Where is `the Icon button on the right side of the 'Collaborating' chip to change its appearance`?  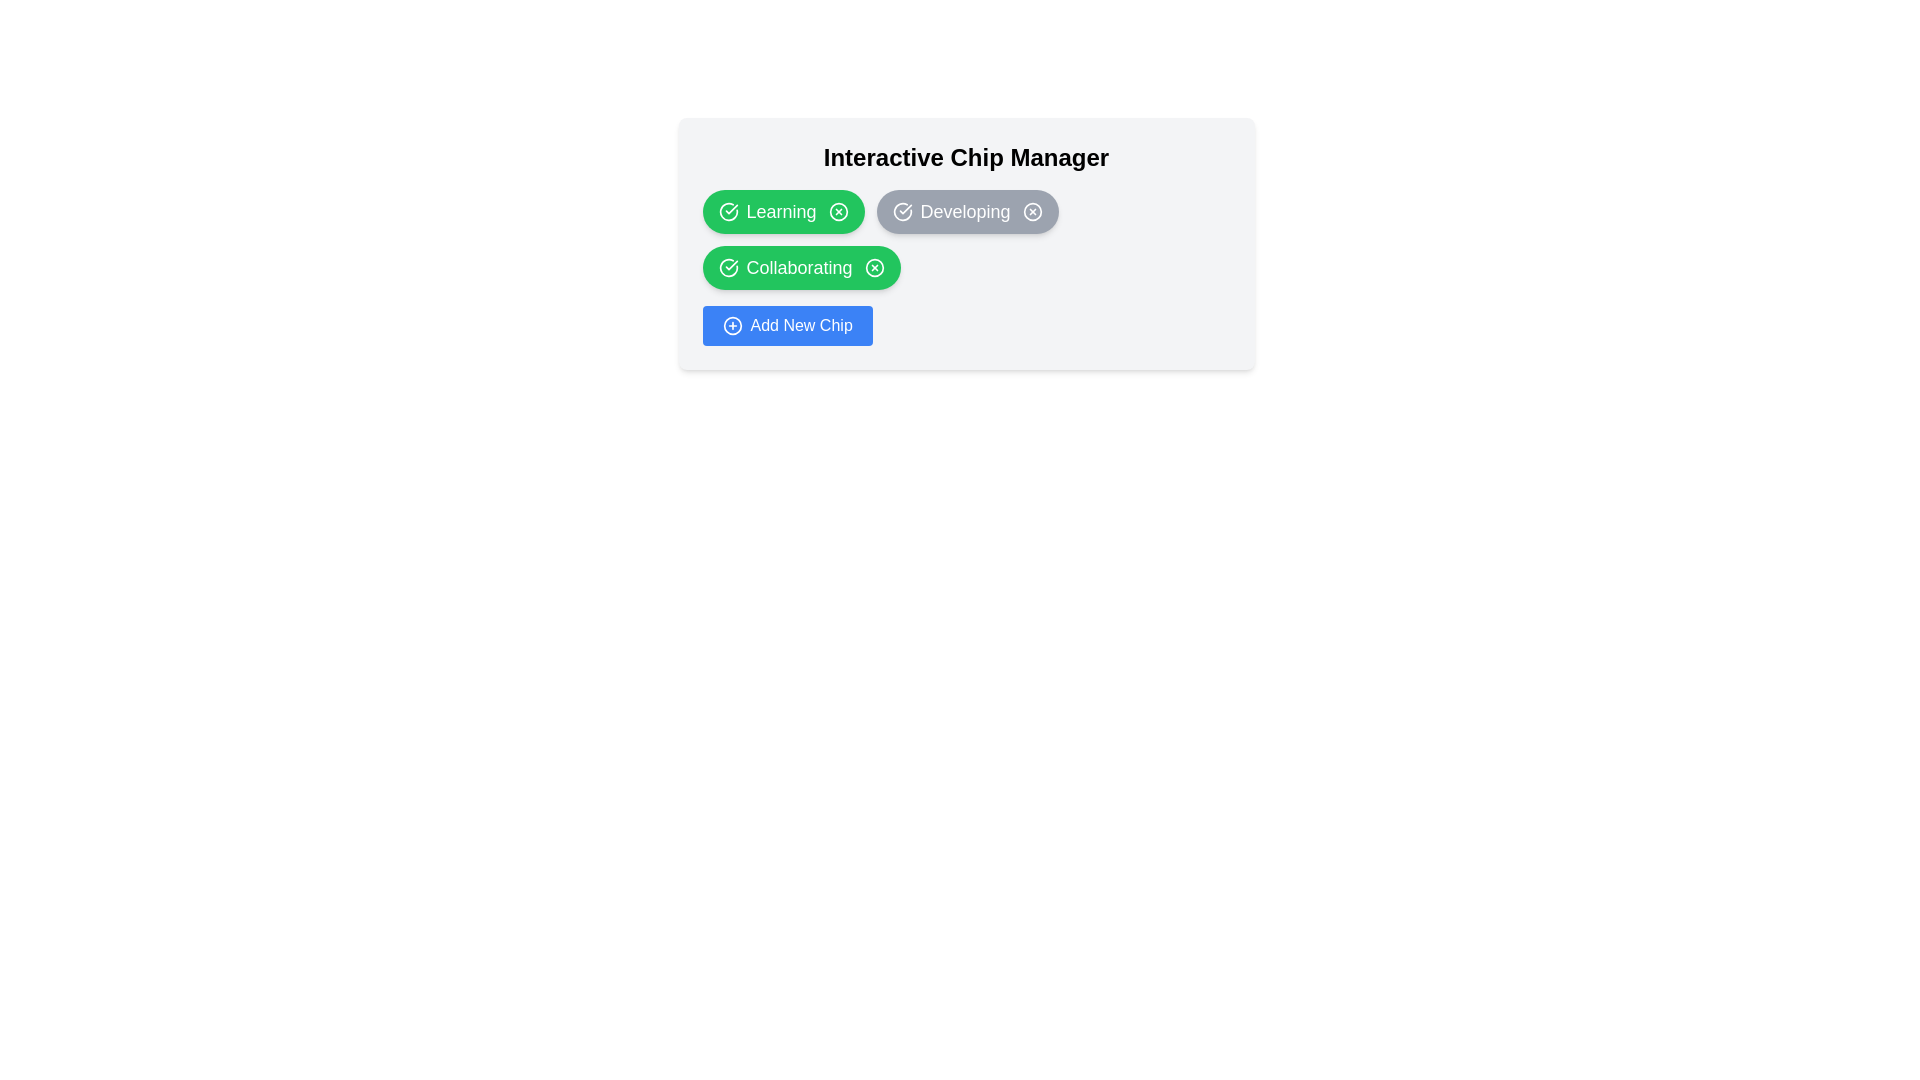 the Icon button on the right side of the 'Collaborating' chip to change its appearance is located at coordinates (874, 266).